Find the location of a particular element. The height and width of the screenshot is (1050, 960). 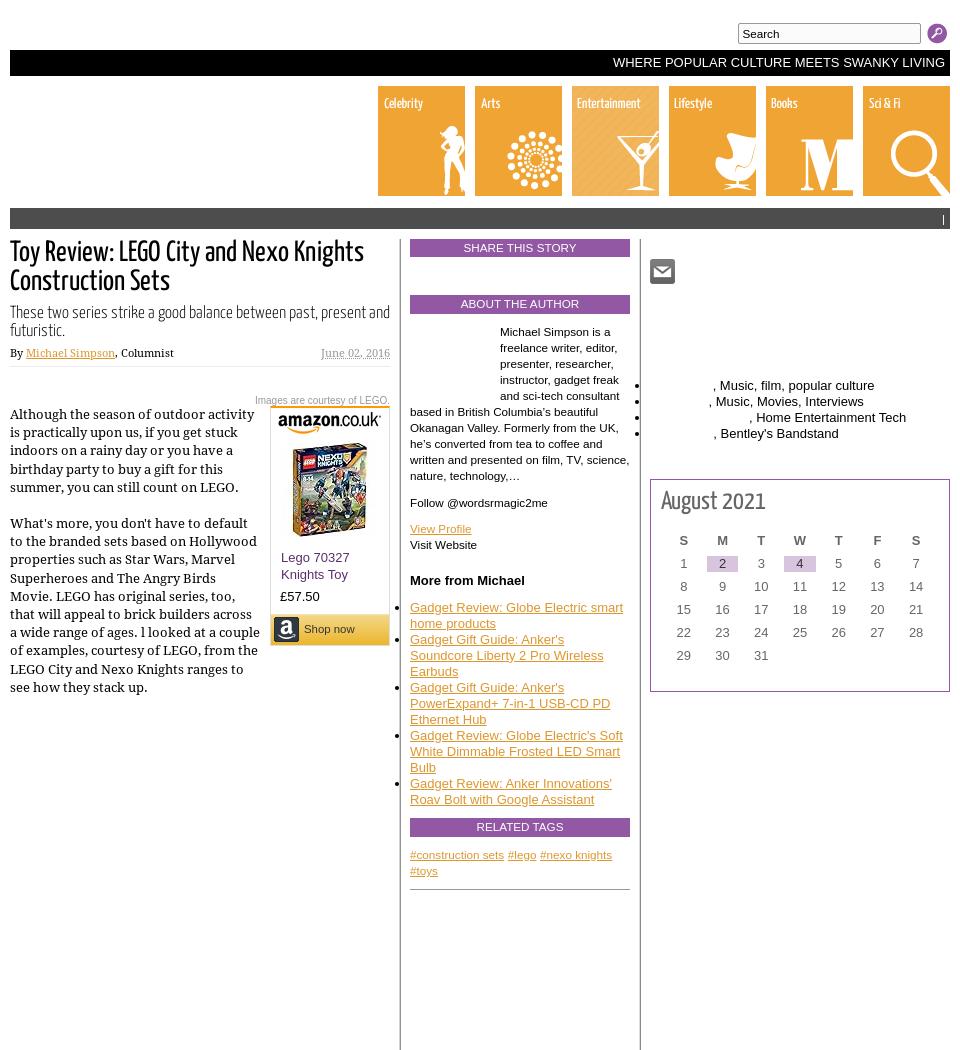

'By' is located at coordinates (16, 351).